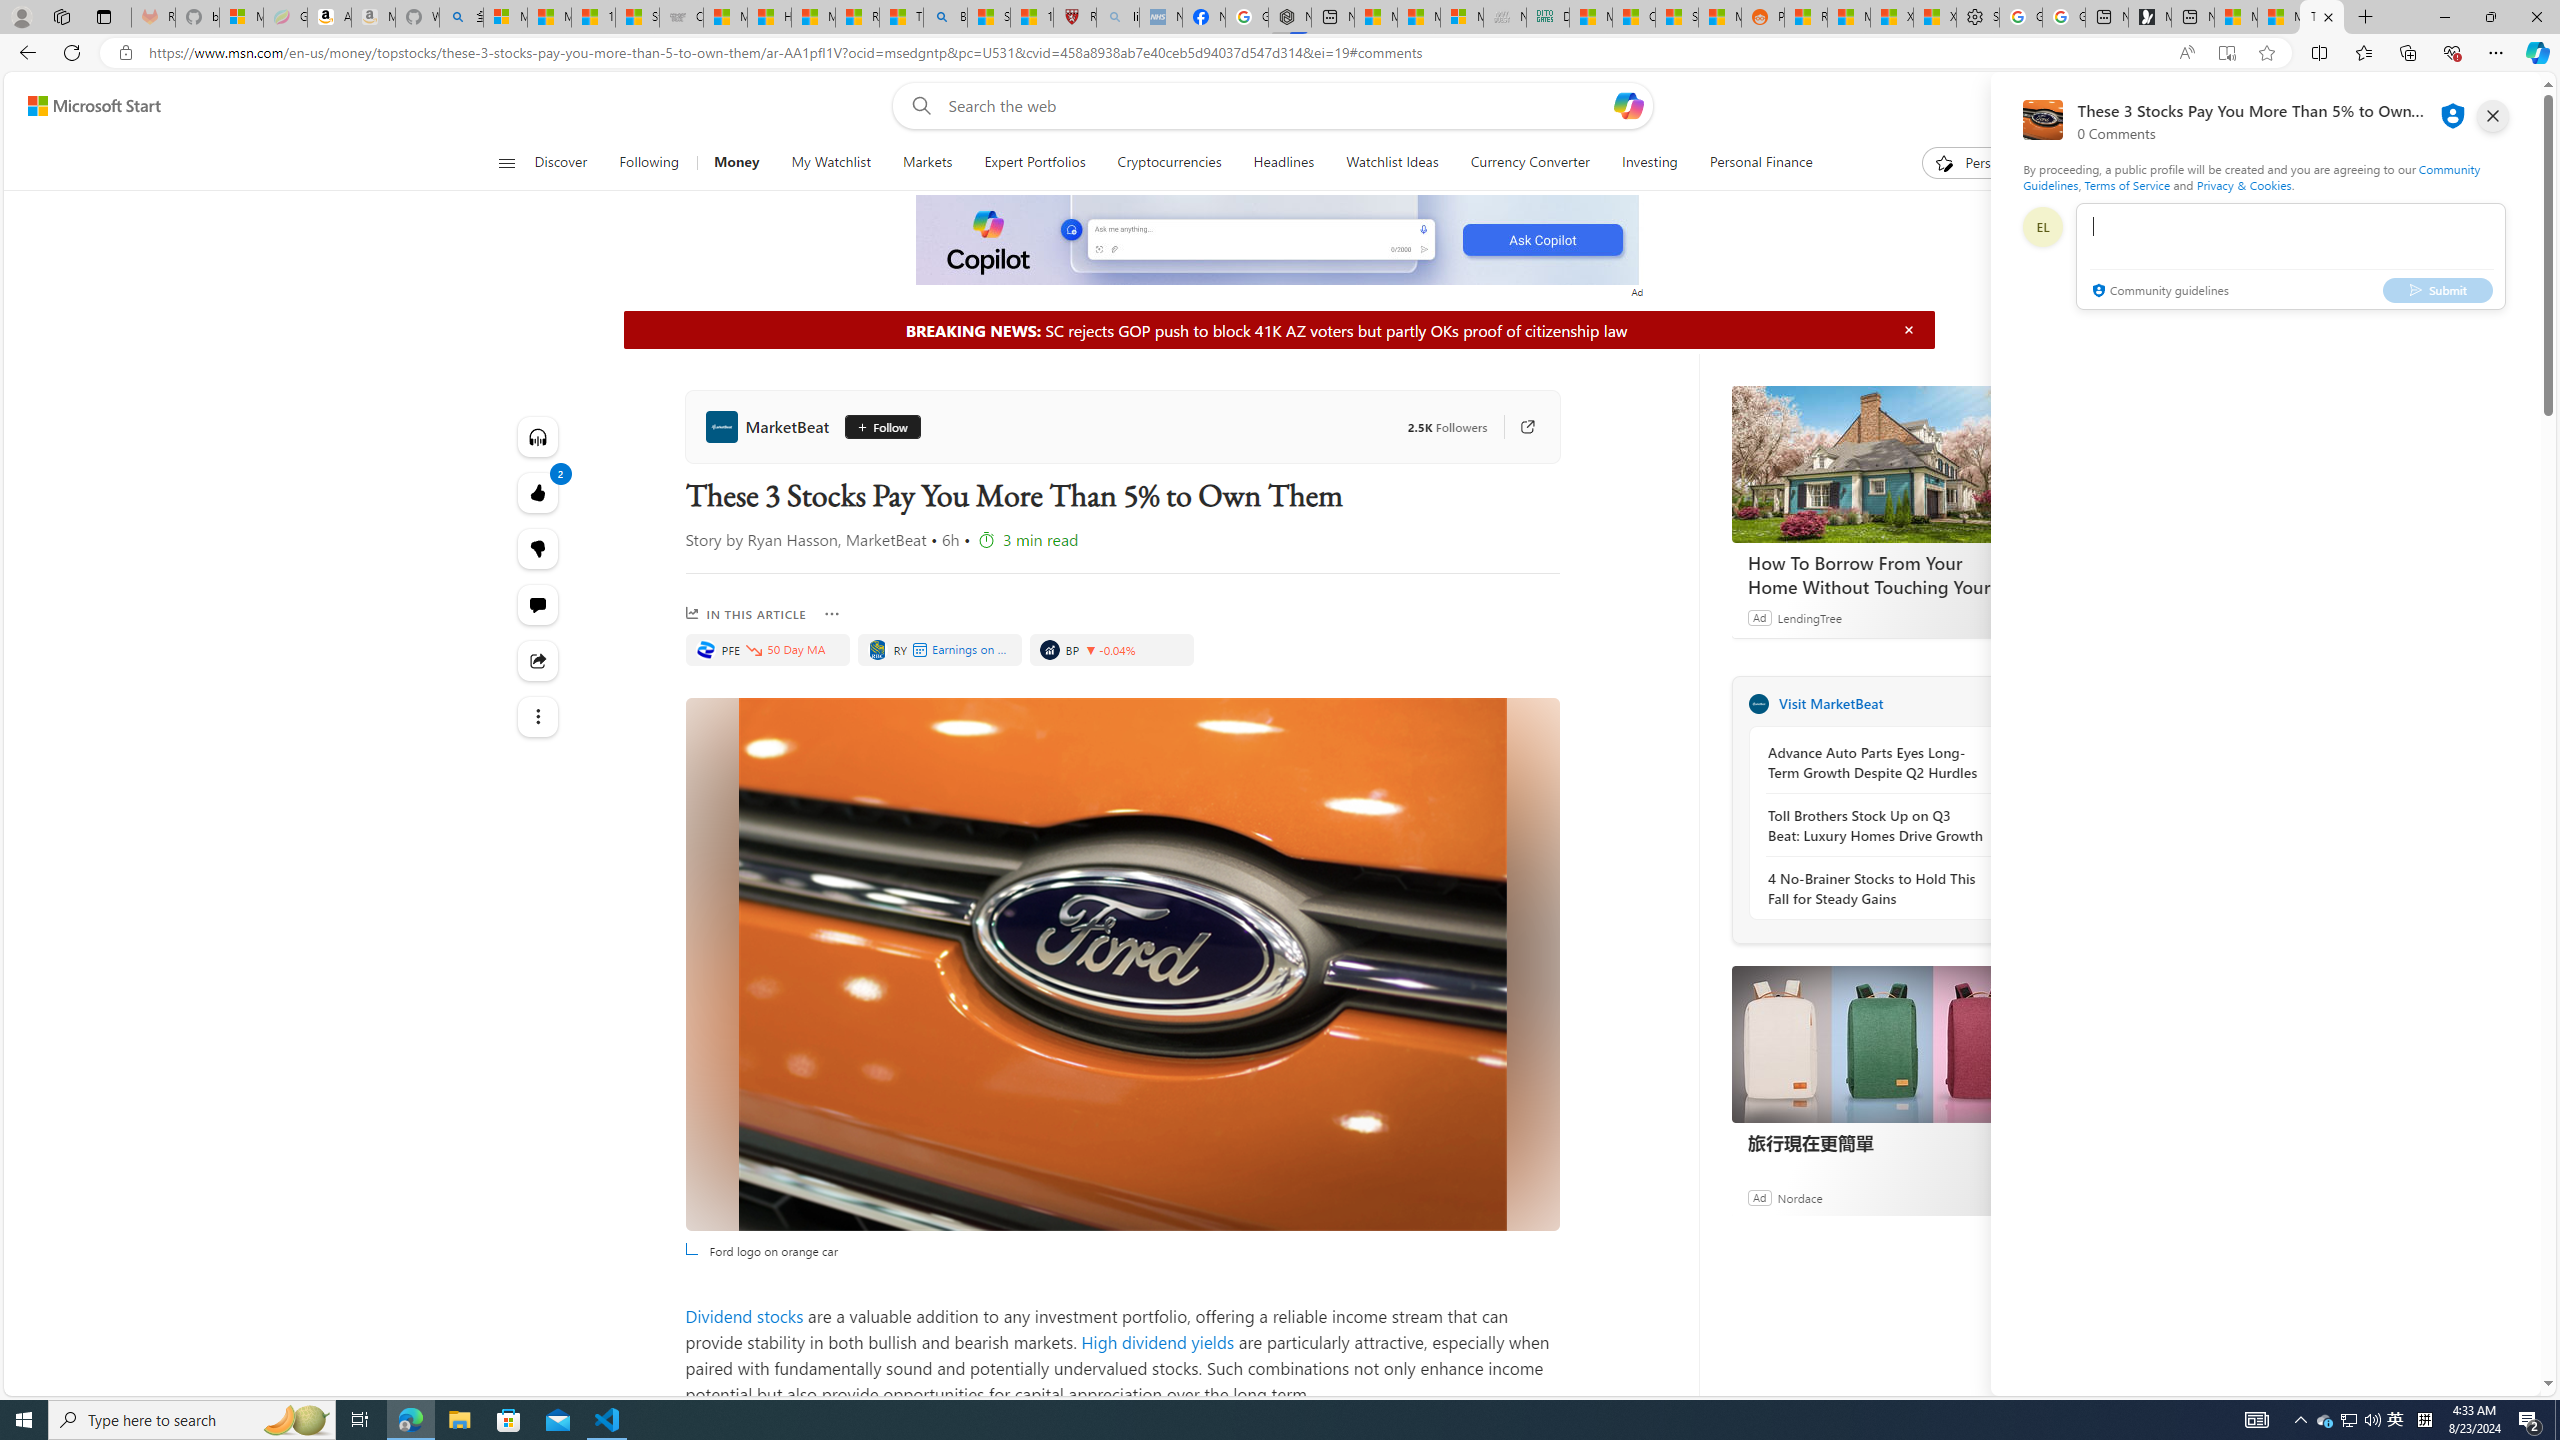  What do you see at coordinates (2159, 291) in the screenshot?
I see `'Community guidelines'` at bounding box center [2159, 291].